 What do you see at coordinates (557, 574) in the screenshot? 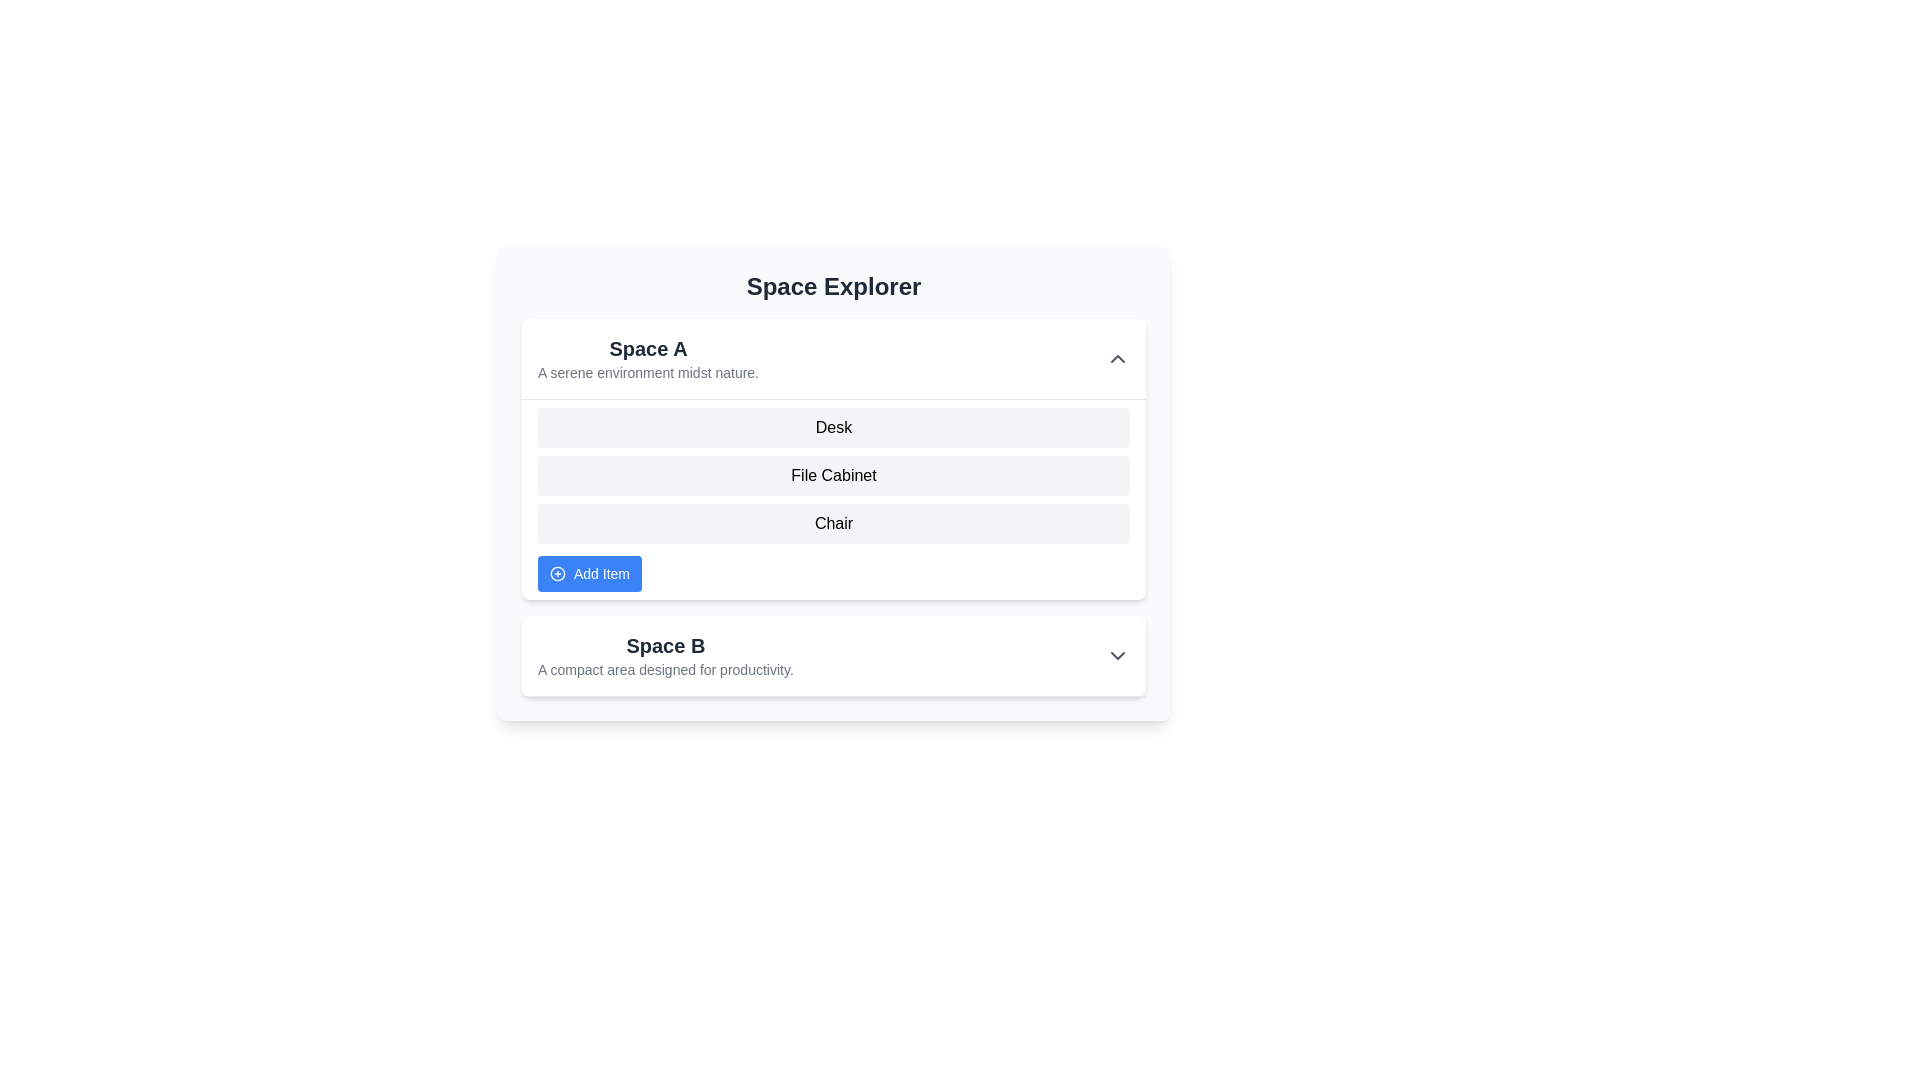
I see `the circular graphical decoration within the 'Add Item' button located in the 'Space A' section` at bounding box center [557, 574].